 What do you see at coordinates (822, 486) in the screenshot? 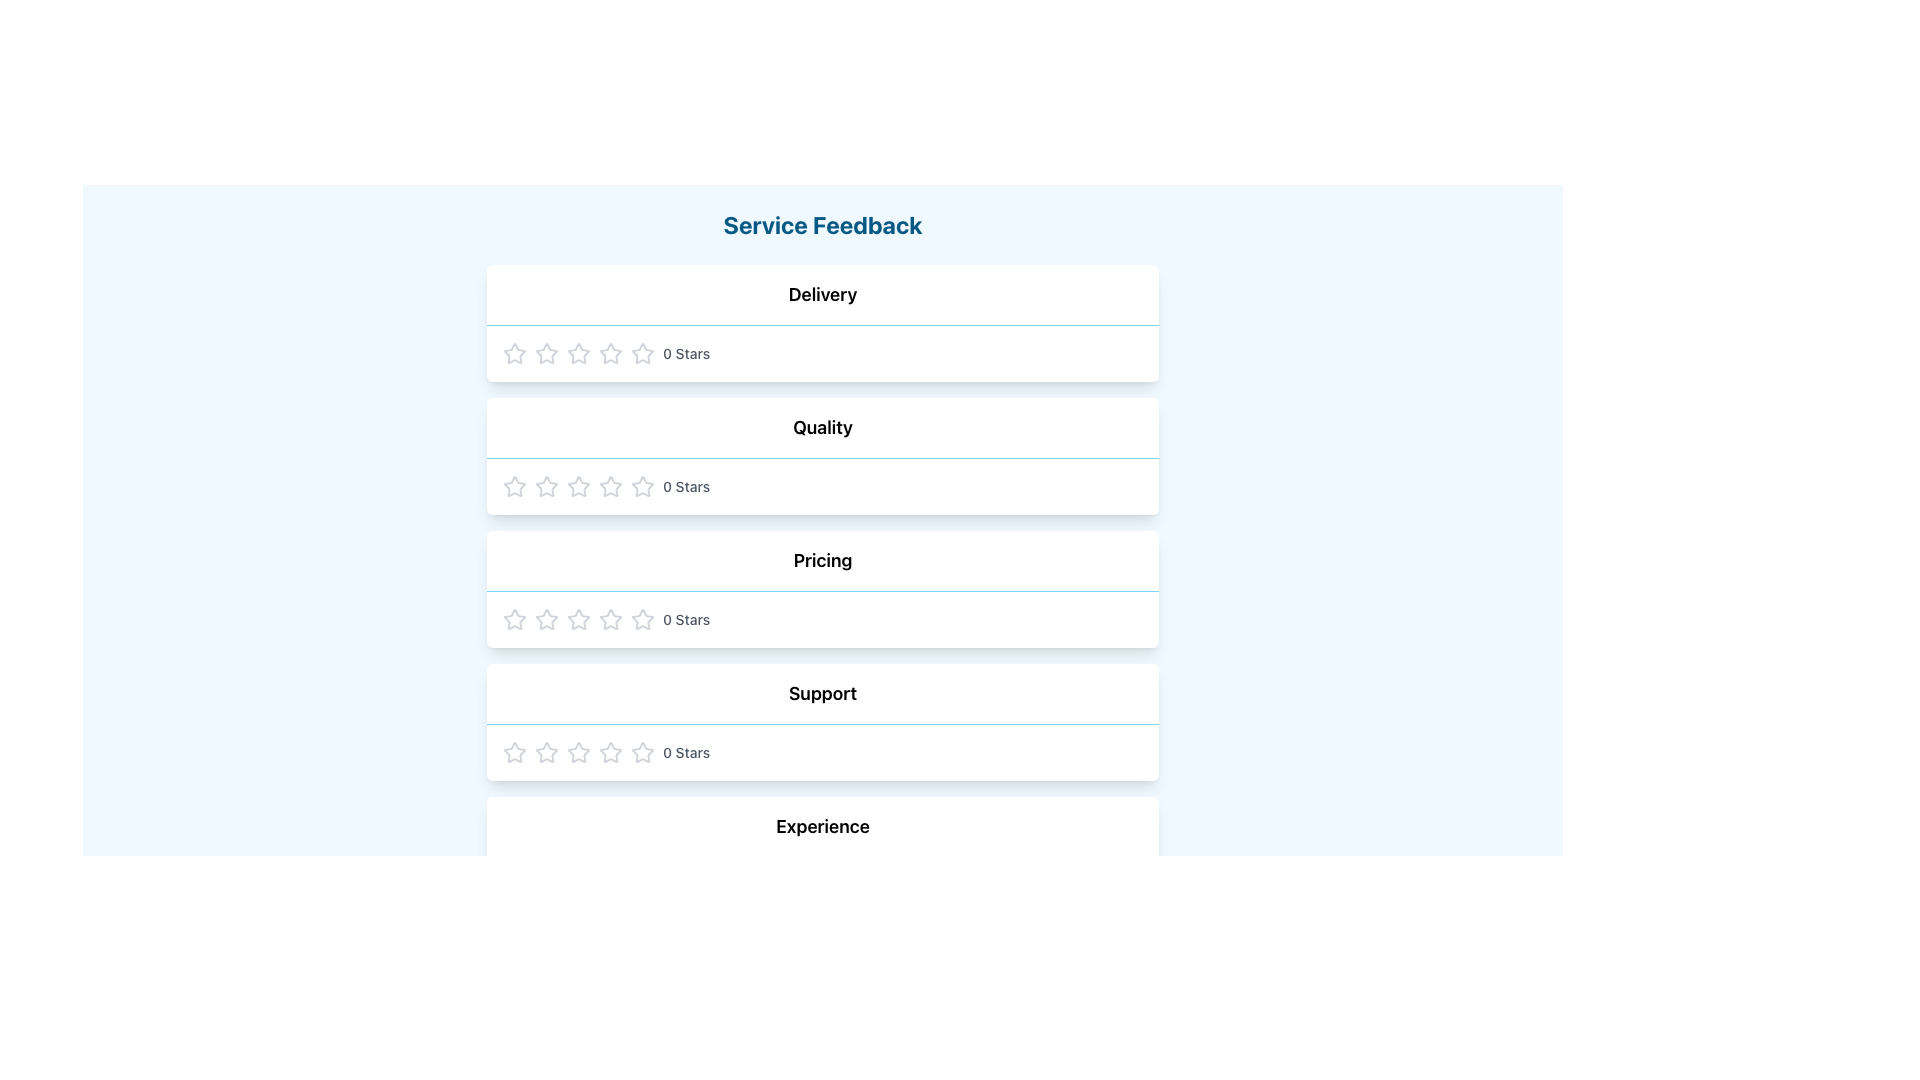
I see `the second rating component under the 'Quality' section` at bounding box center [822, 486].